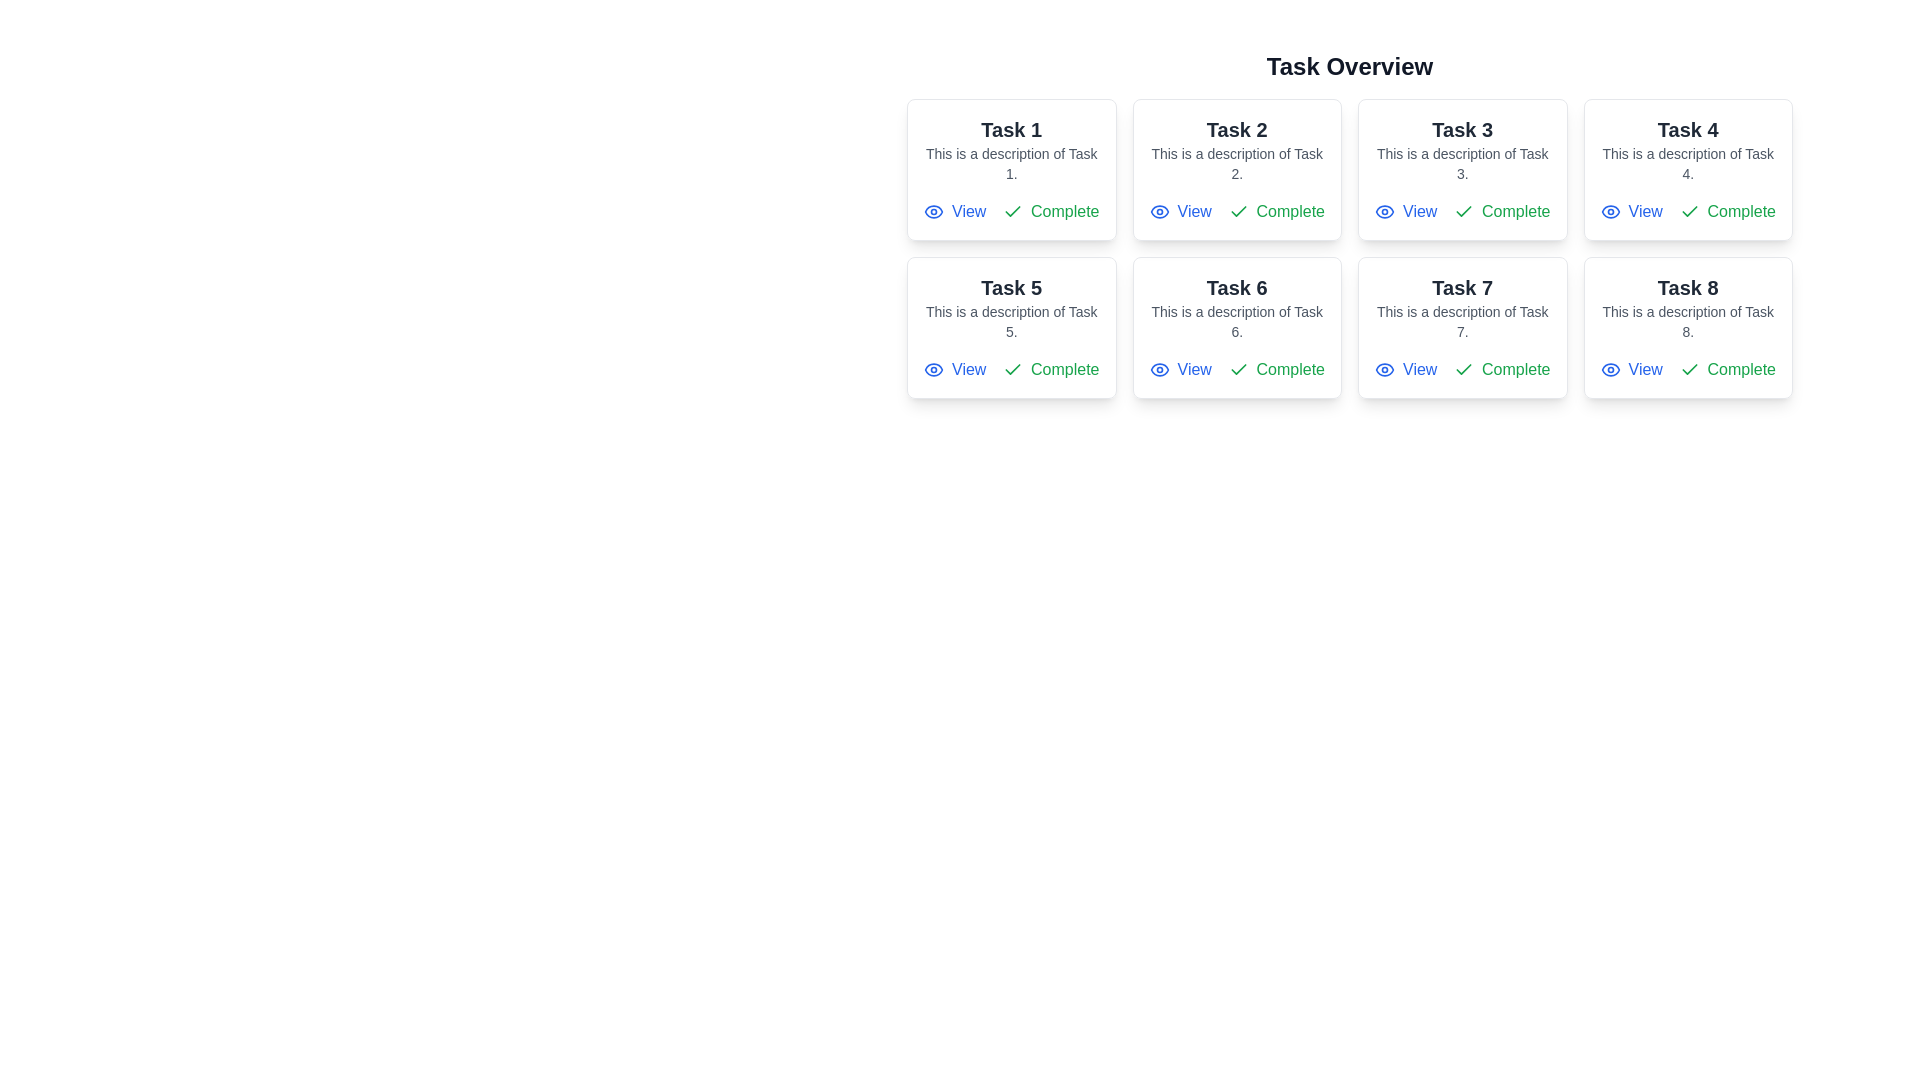 This screenshot has height=1080, width=1920. I want to click on the eye icon located within the 'View' button for 'Task 7', so click(1384, 370).